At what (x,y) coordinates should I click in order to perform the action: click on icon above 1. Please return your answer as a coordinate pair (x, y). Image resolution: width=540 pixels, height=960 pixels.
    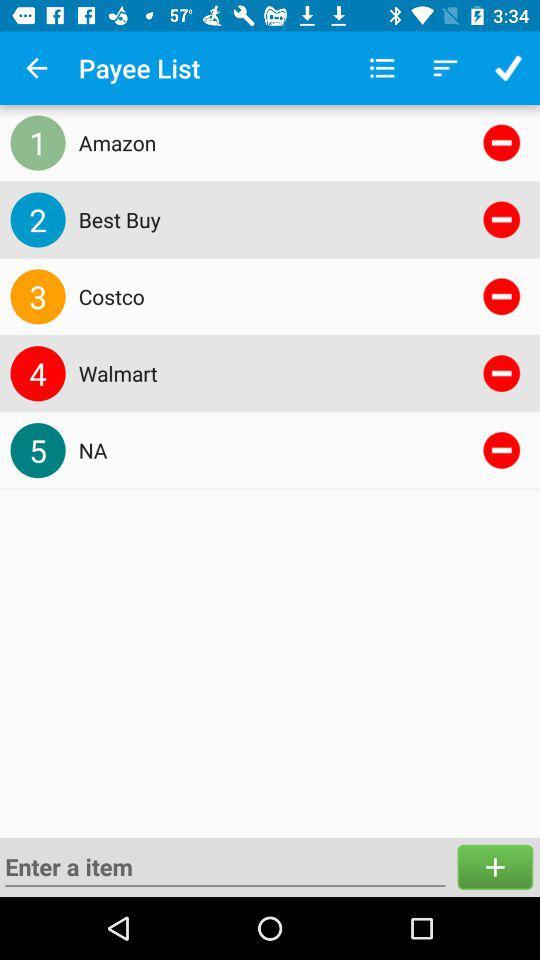
    Looking at the image, I should click on (36, 68).